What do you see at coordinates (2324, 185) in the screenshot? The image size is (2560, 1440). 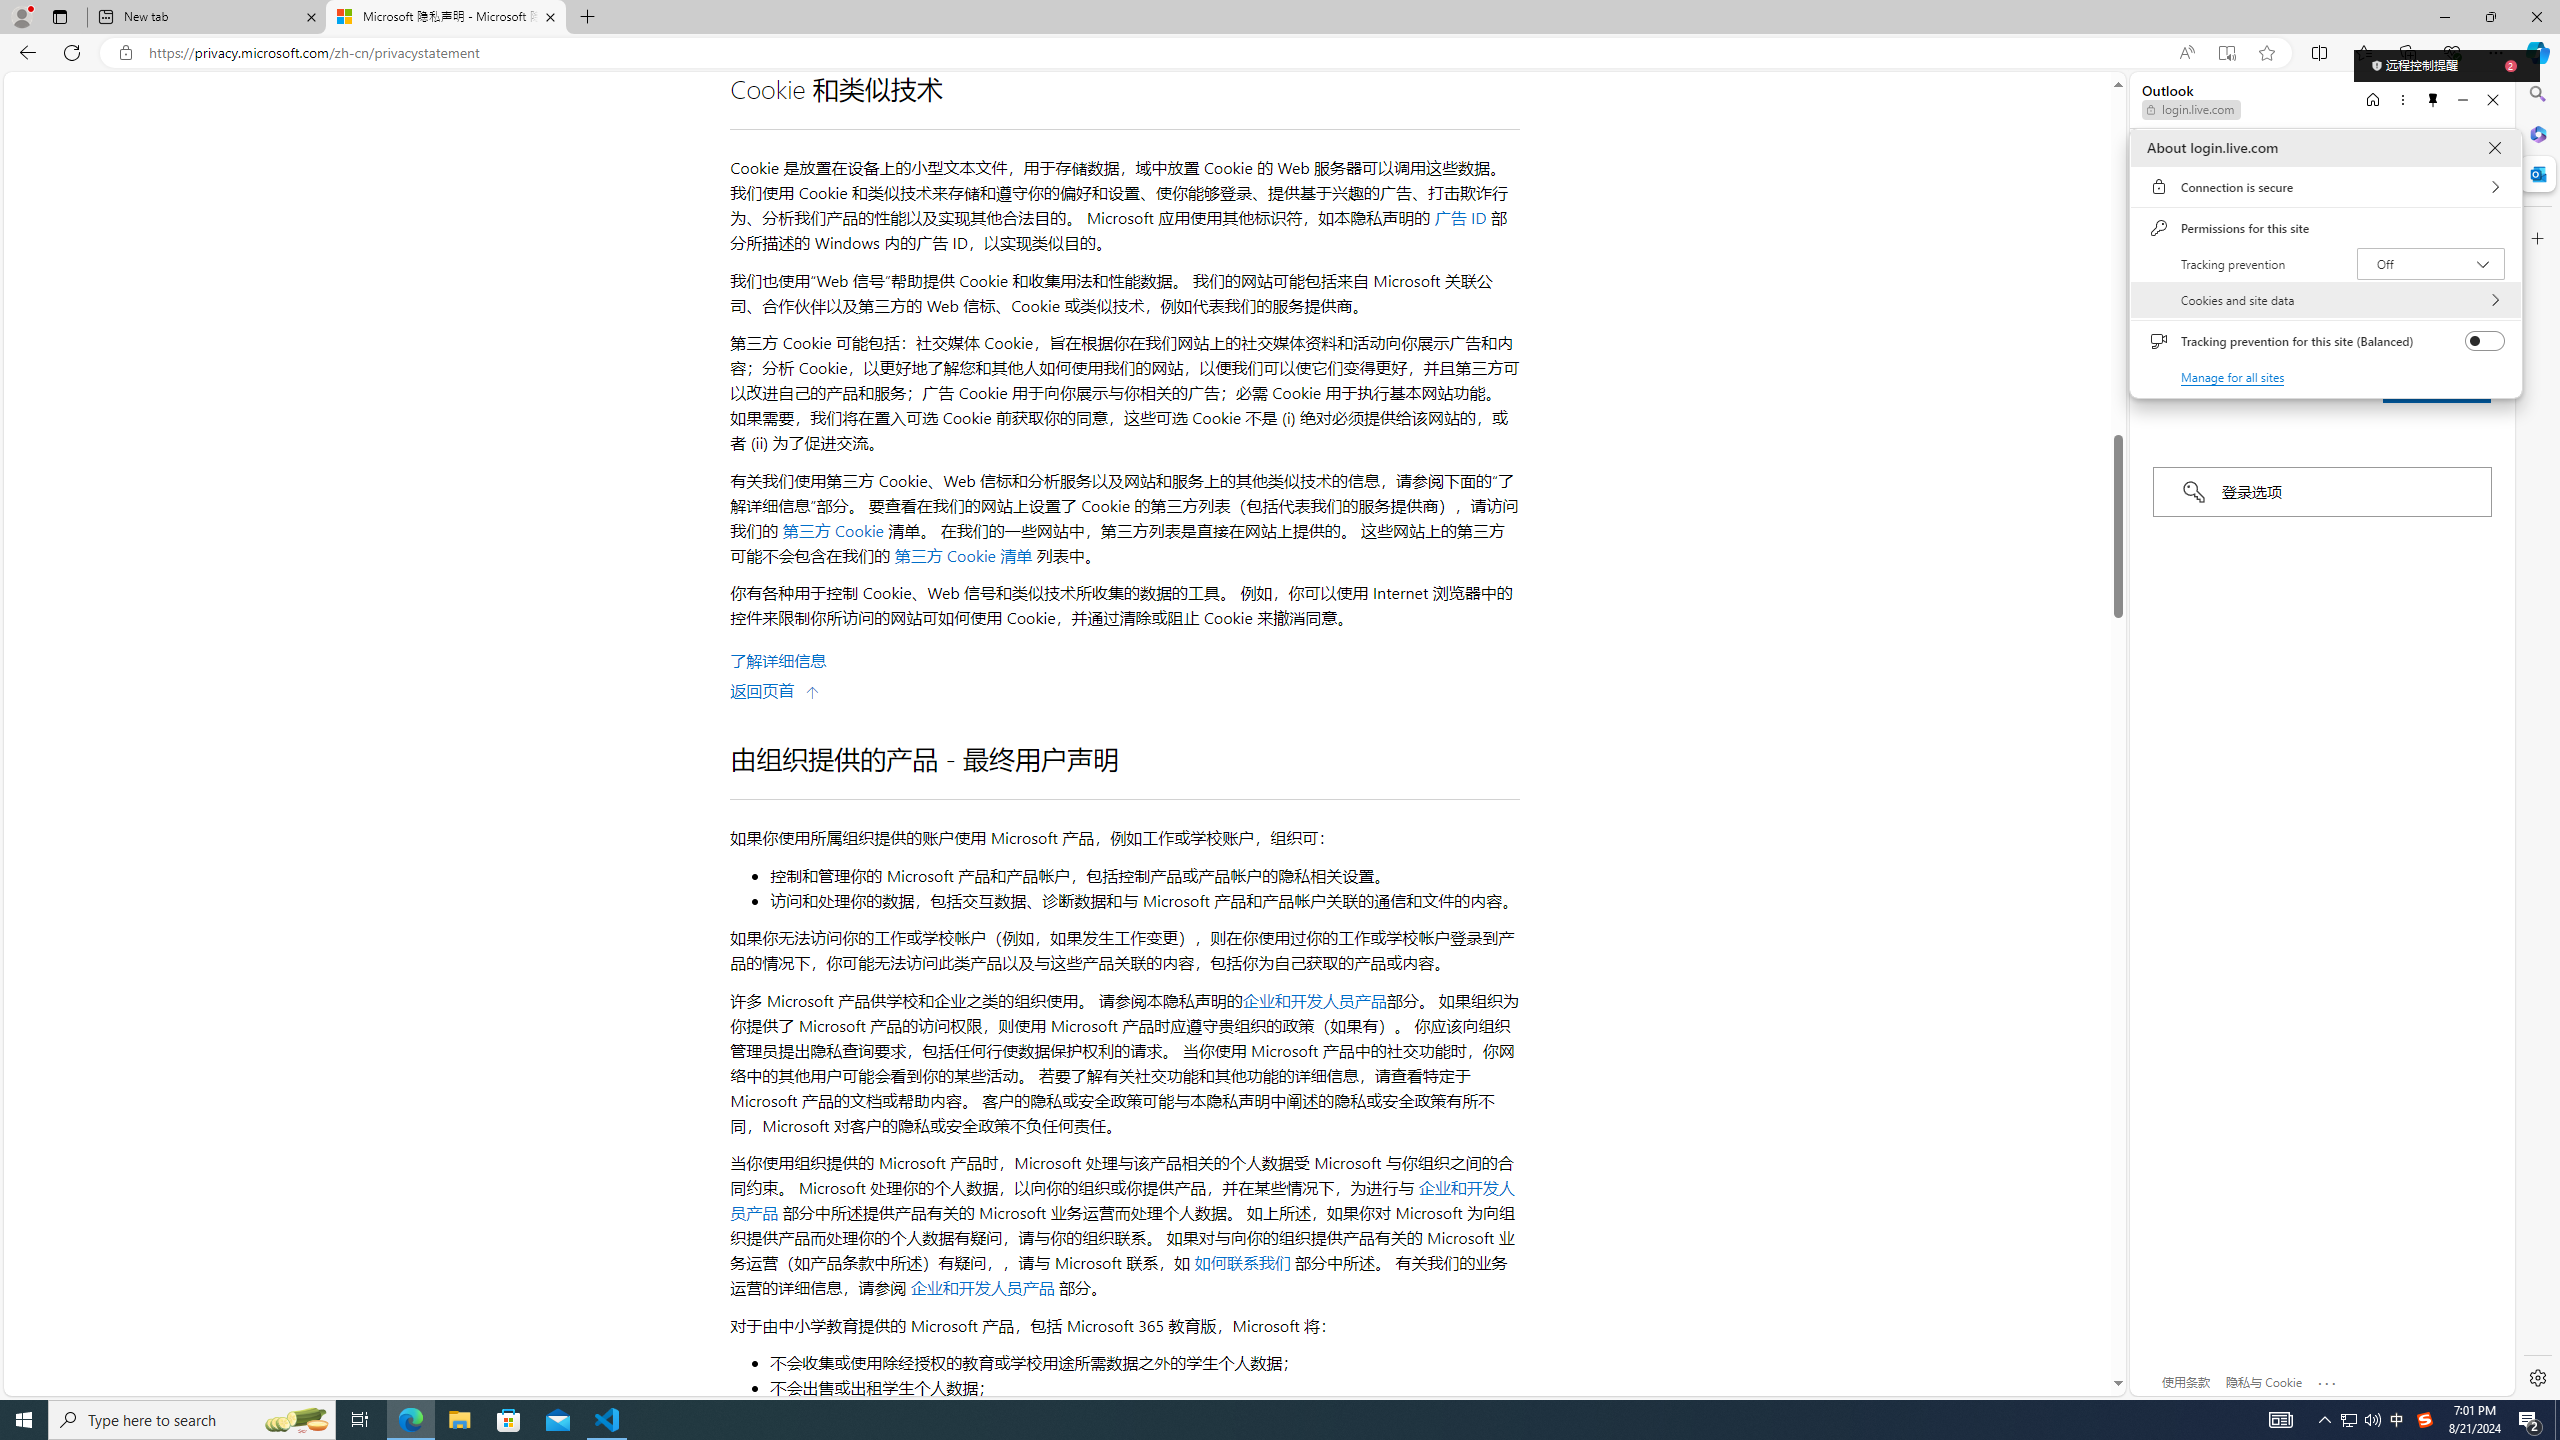 I see `'Connection is secure'` at bounding box center [2324, 185].